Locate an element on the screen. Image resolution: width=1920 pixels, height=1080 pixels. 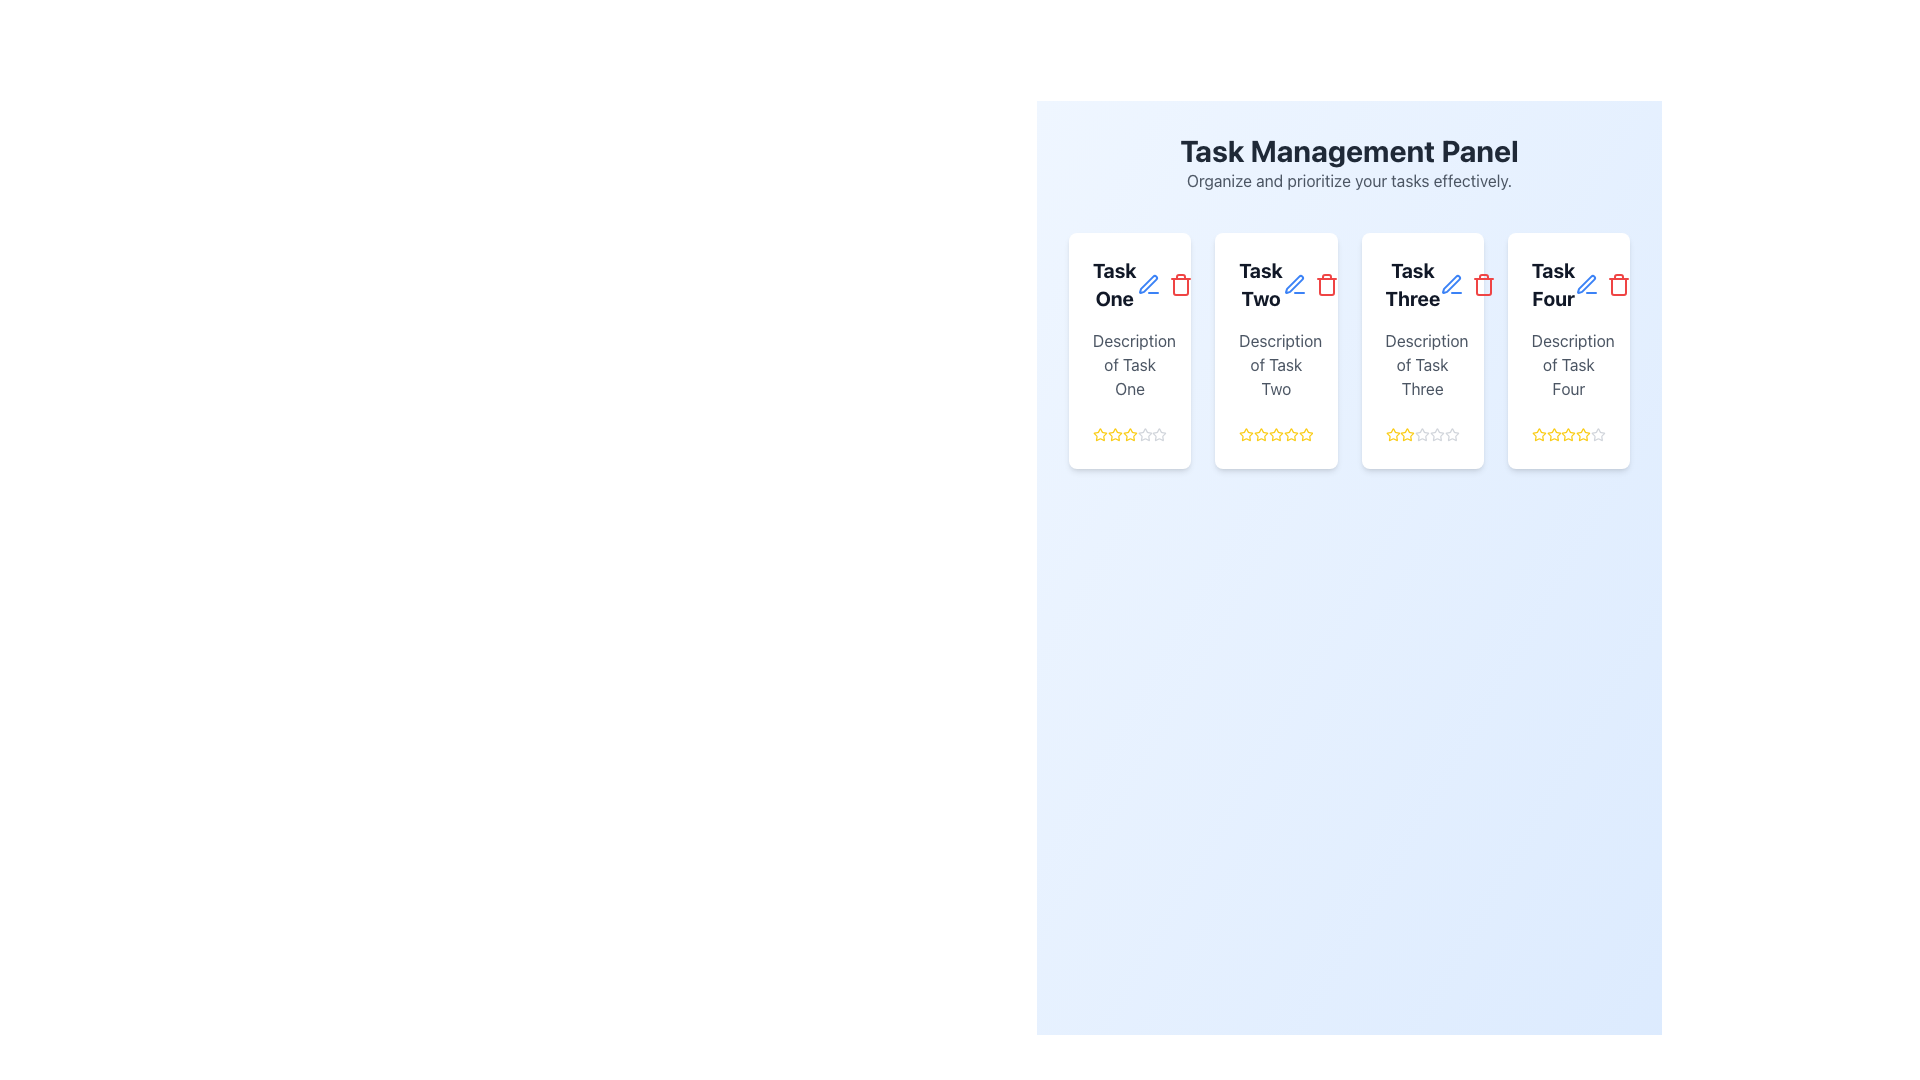
the first star icon in the rating system located at the bottom of the 'Task One' card in the task management panel is located at coordinates (1099, 433).